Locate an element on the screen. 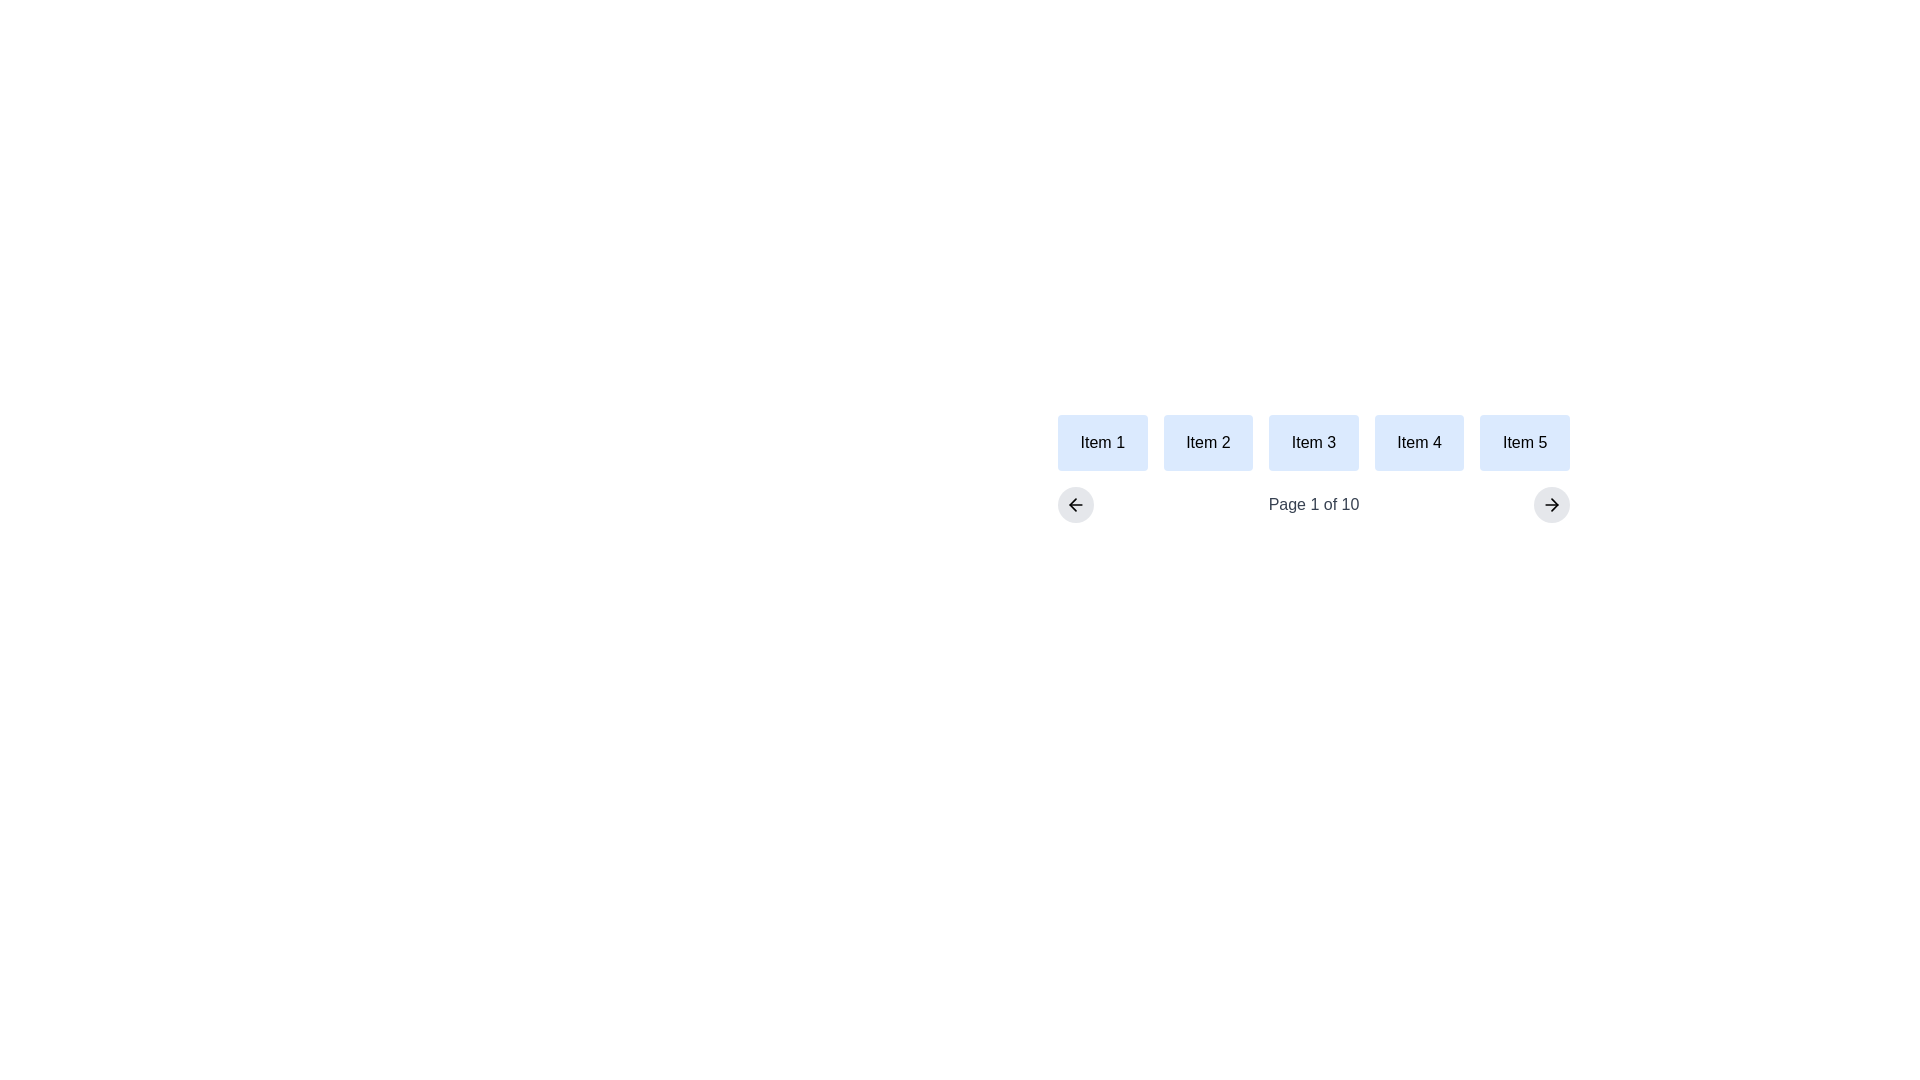 The image size is (1920, 1080). the arrow icon within the circular button located to the left of the item list is located at coordinates (1074, 504).